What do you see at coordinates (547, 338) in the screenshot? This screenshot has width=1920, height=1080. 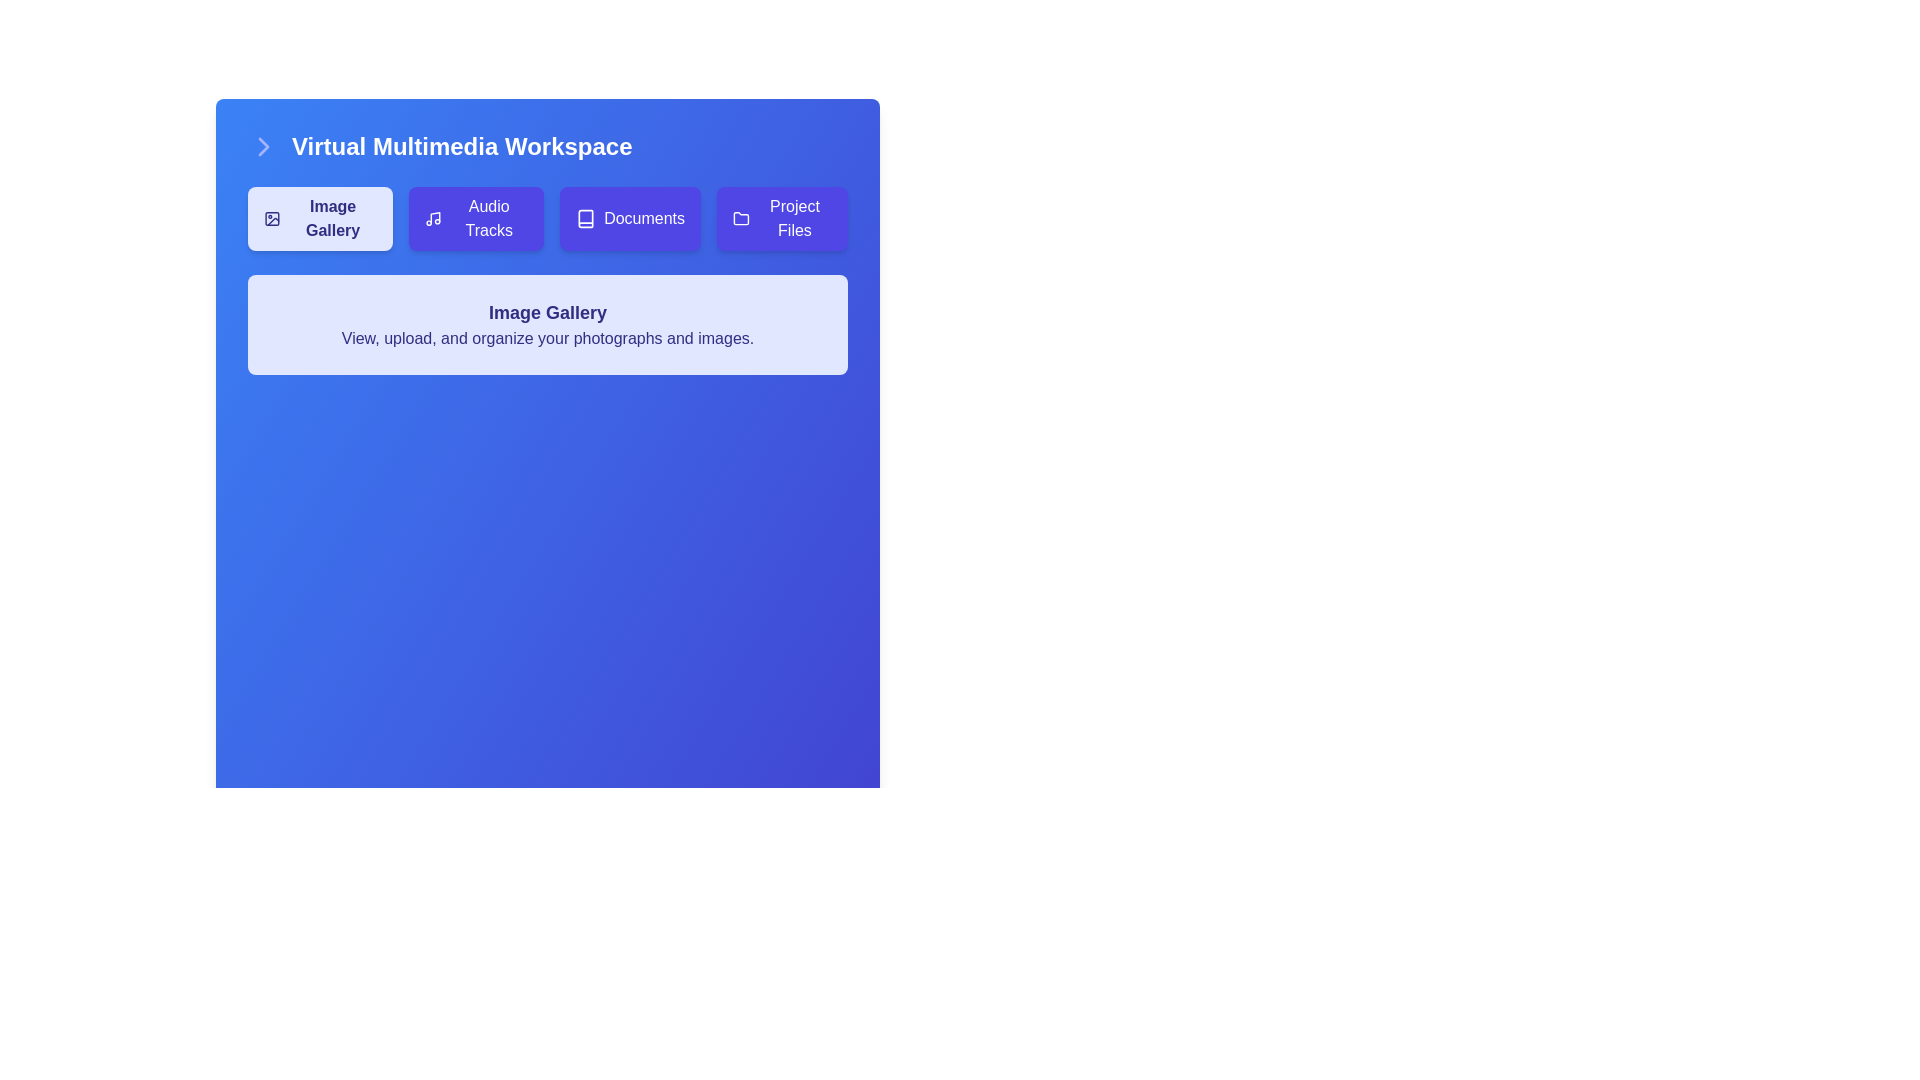 I see `the label that reads 'View, upload, and organize your photographs and images.' which is located beneath the 'Image Gallery' heading and has a dark text color on a light background` at bounding box center [547, 338].